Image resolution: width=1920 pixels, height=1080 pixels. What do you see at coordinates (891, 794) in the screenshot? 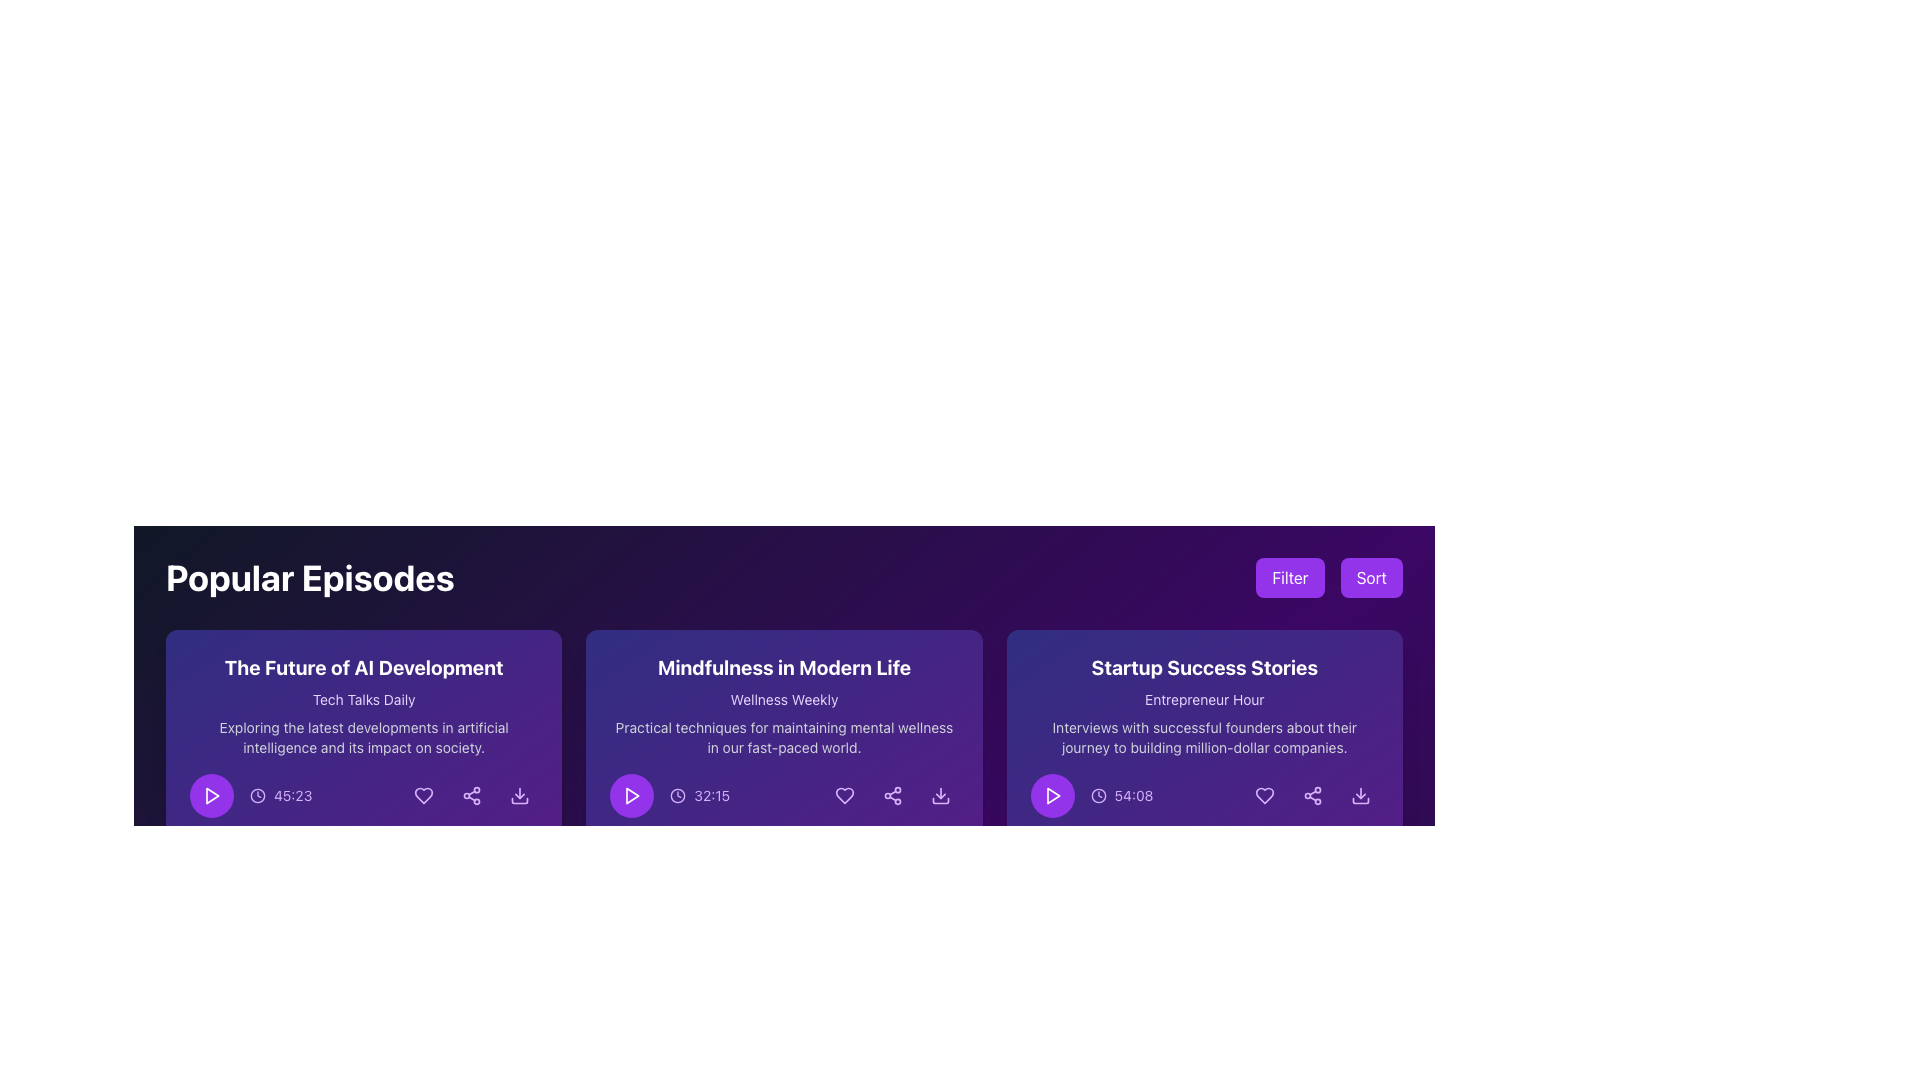
I see `the small circular button with a purple hover effect that features a white share icon, located in the control row below the card titled 'Mindfulness in Modern Life.'` at bounding box center [891, 794].